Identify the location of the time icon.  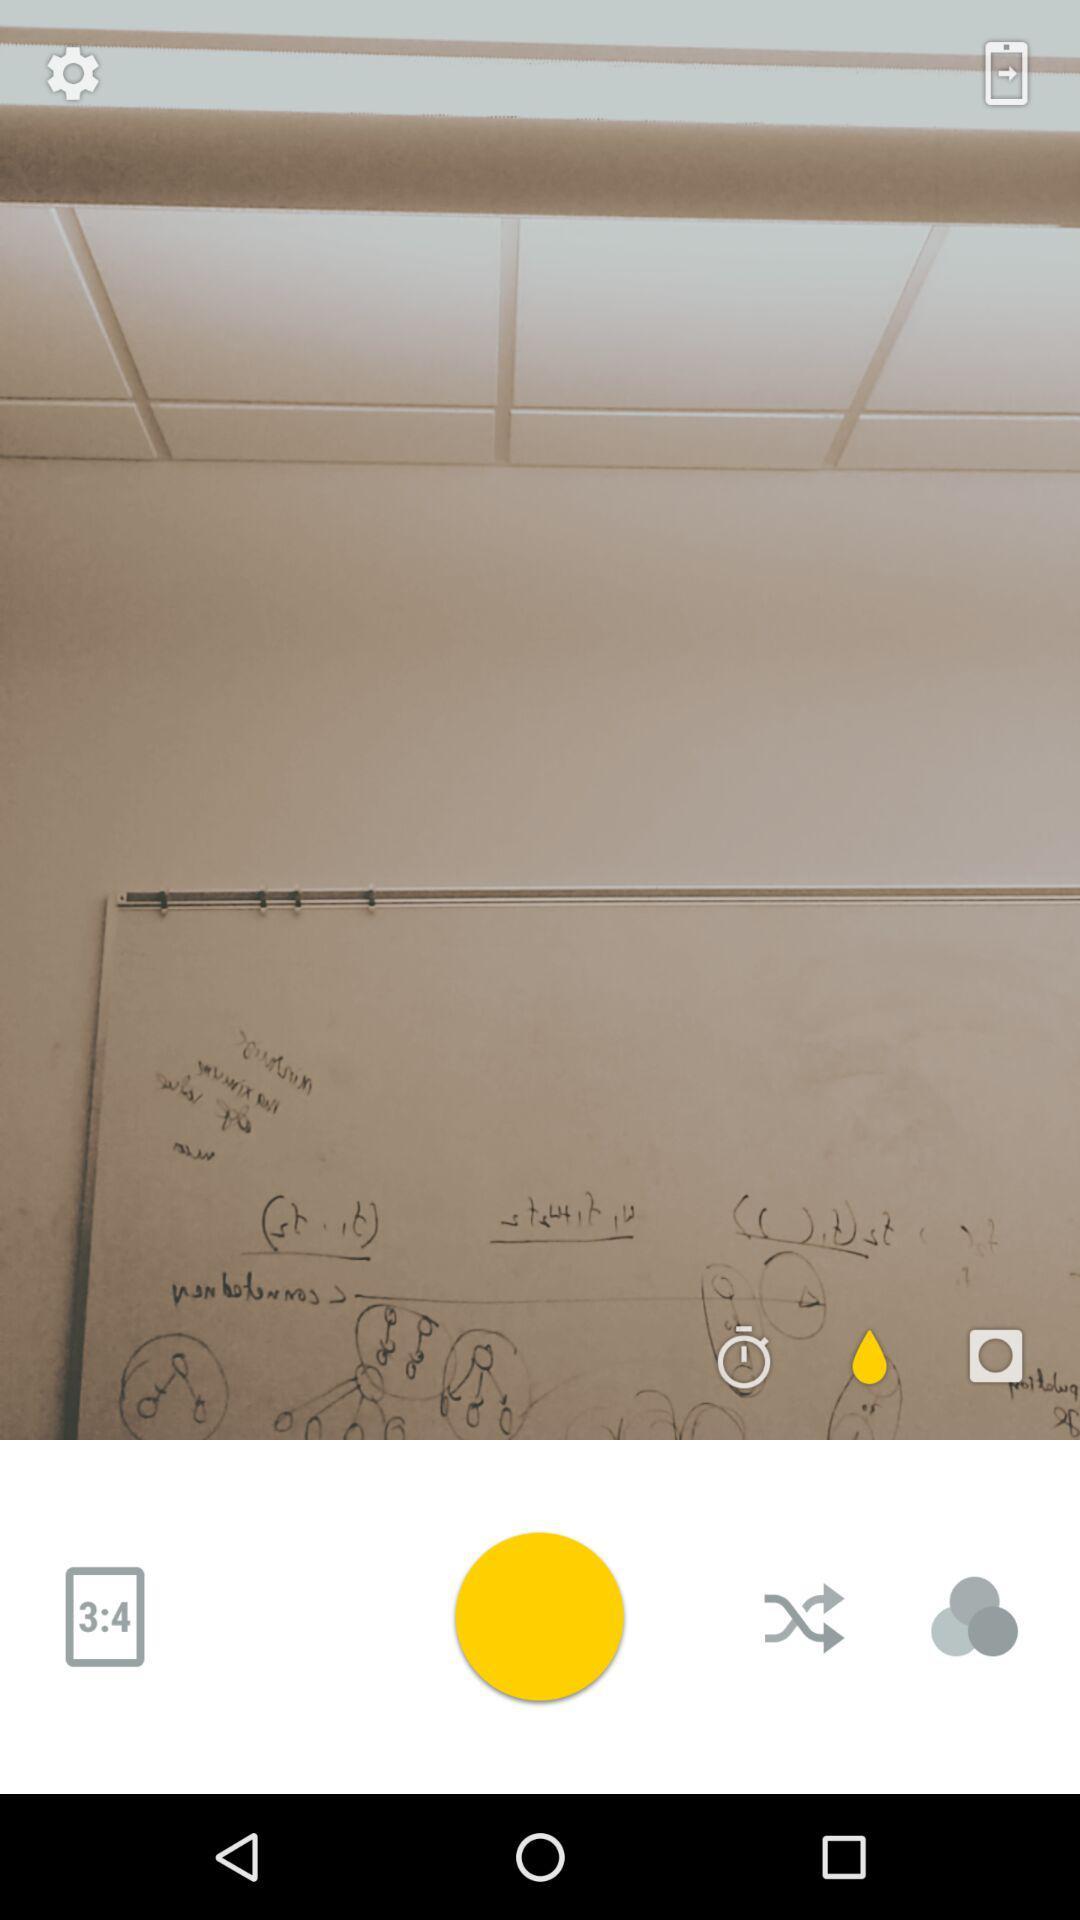
(744, 1356).